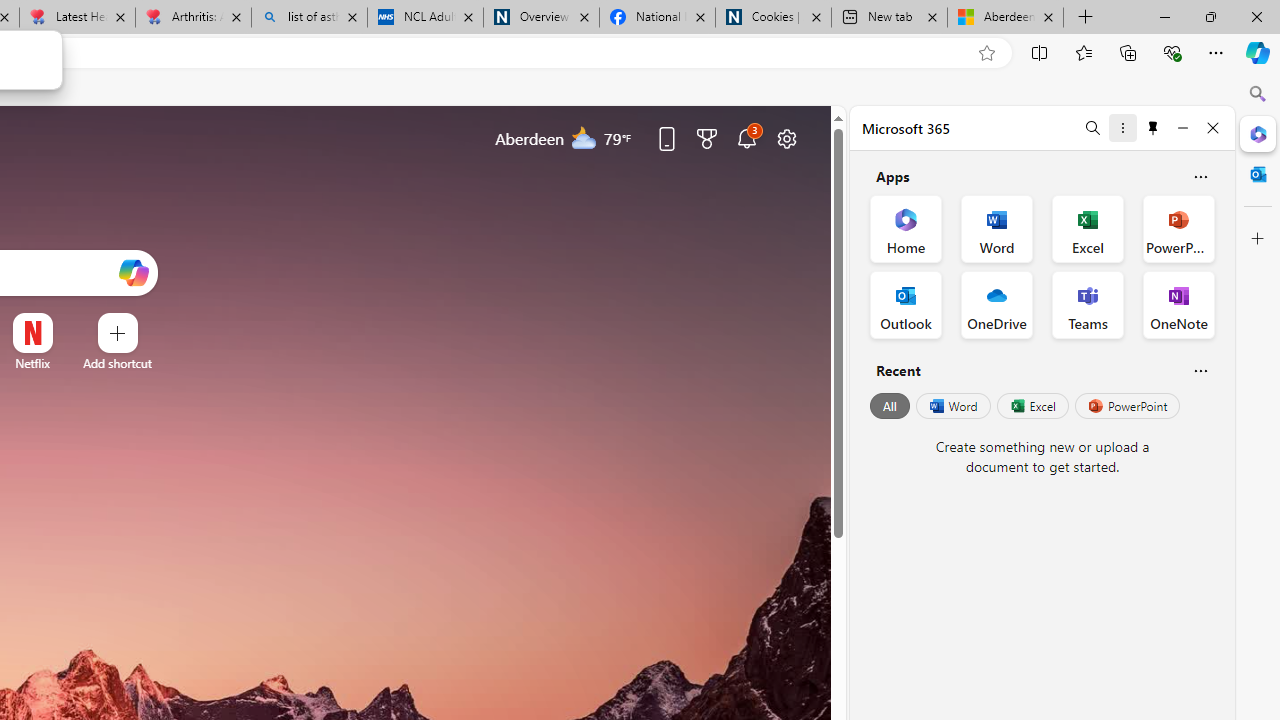 This screenshot has height=720, width=1280. Describe the element at coordinates (32, 363) in the screenshot. I see `'Netflix'` at that location.